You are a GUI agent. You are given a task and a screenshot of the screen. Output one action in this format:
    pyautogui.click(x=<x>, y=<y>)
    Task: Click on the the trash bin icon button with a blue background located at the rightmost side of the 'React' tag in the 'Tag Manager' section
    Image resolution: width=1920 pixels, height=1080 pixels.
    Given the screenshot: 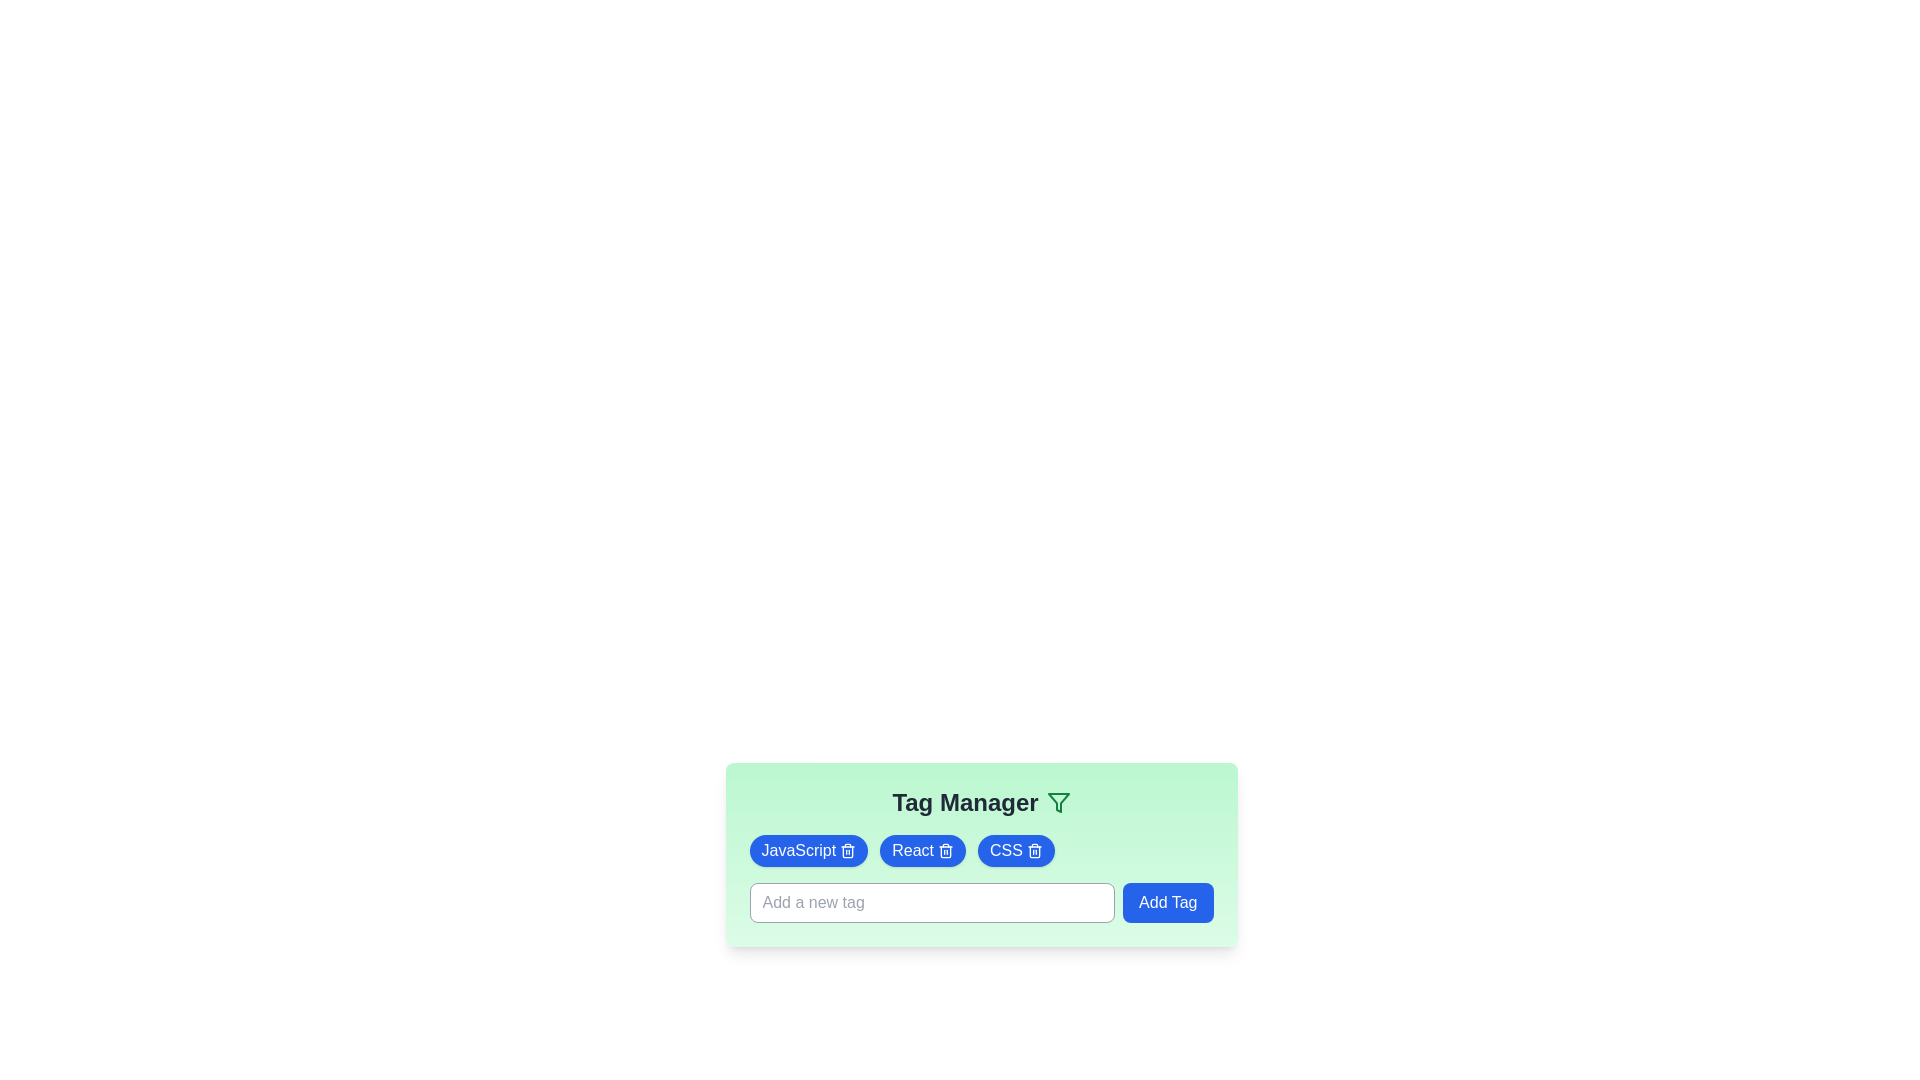 What is the action you would take?
    pyautogui.click(x=944, y=851)
    